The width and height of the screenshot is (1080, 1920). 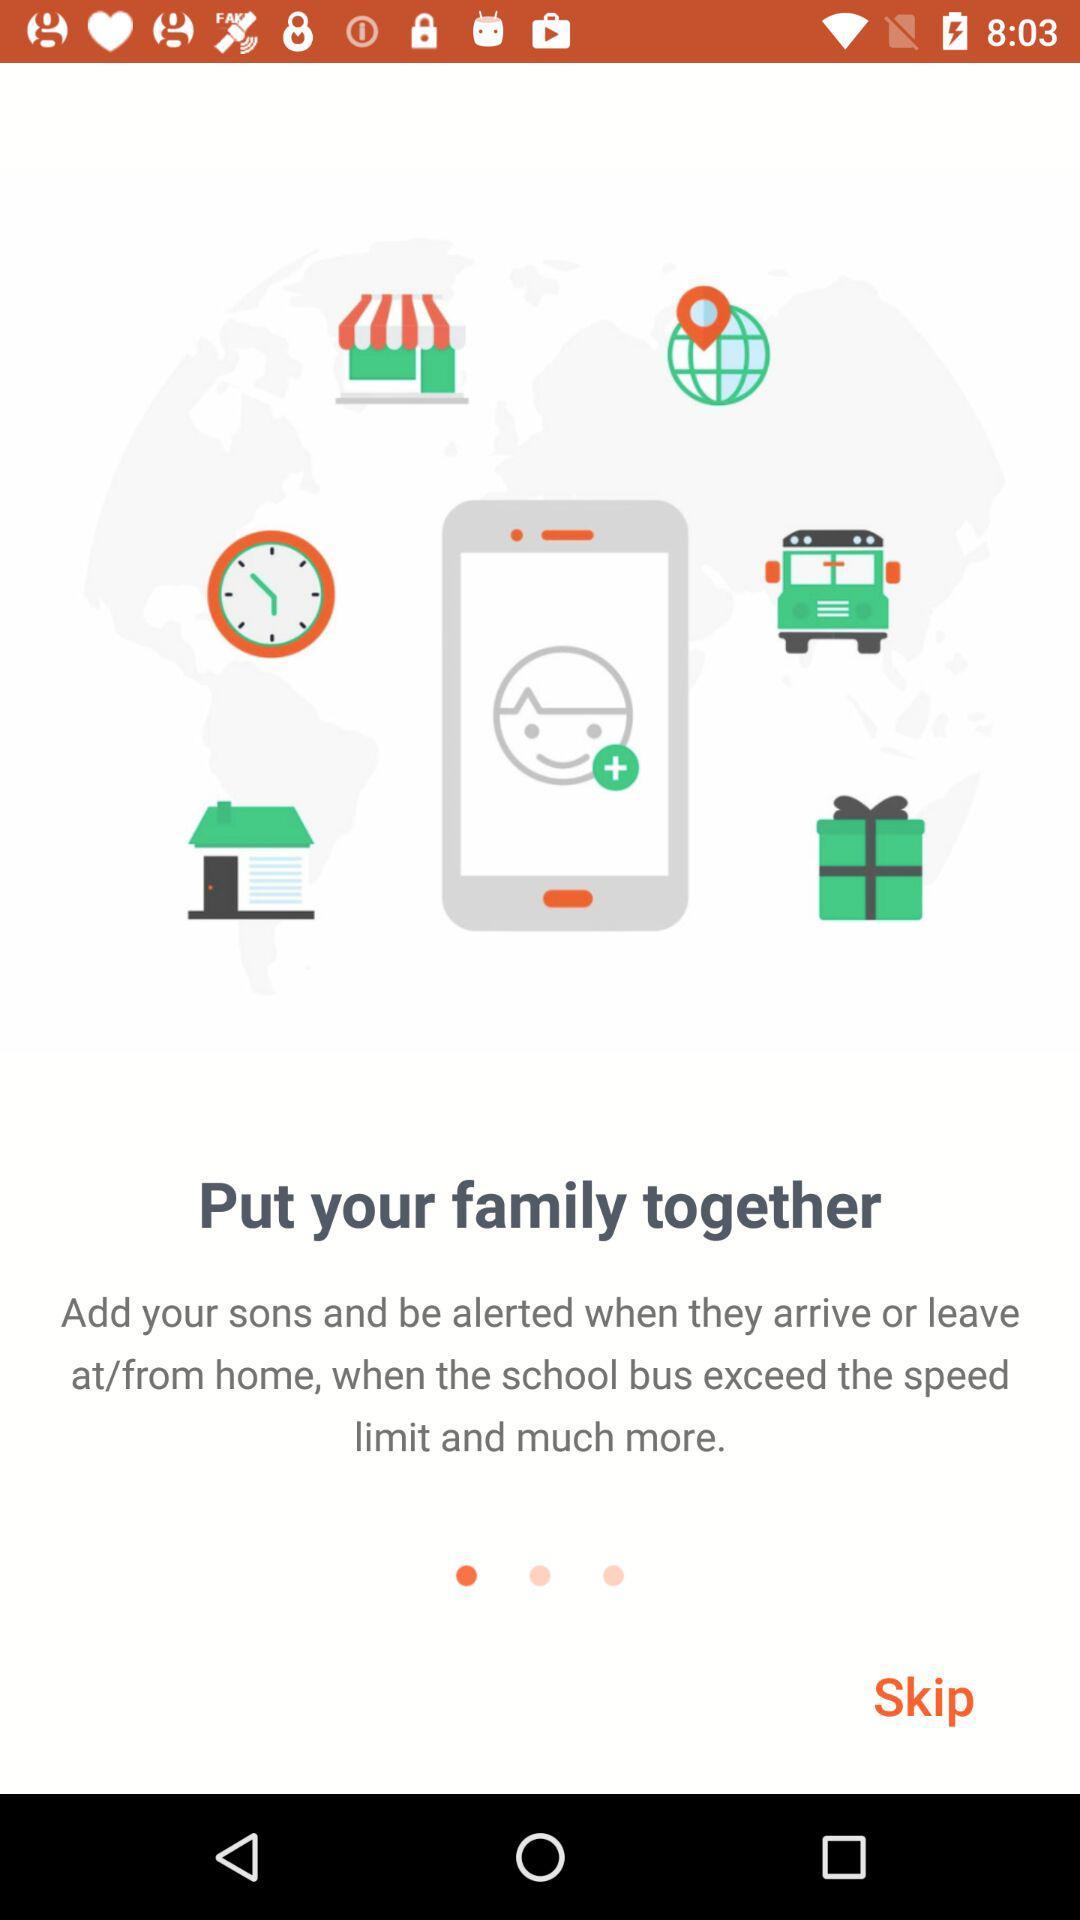 What do you see at coordinates (924, 1694) in the screenshot?
I see `the skip icon` at bounding box center [924, 1694].